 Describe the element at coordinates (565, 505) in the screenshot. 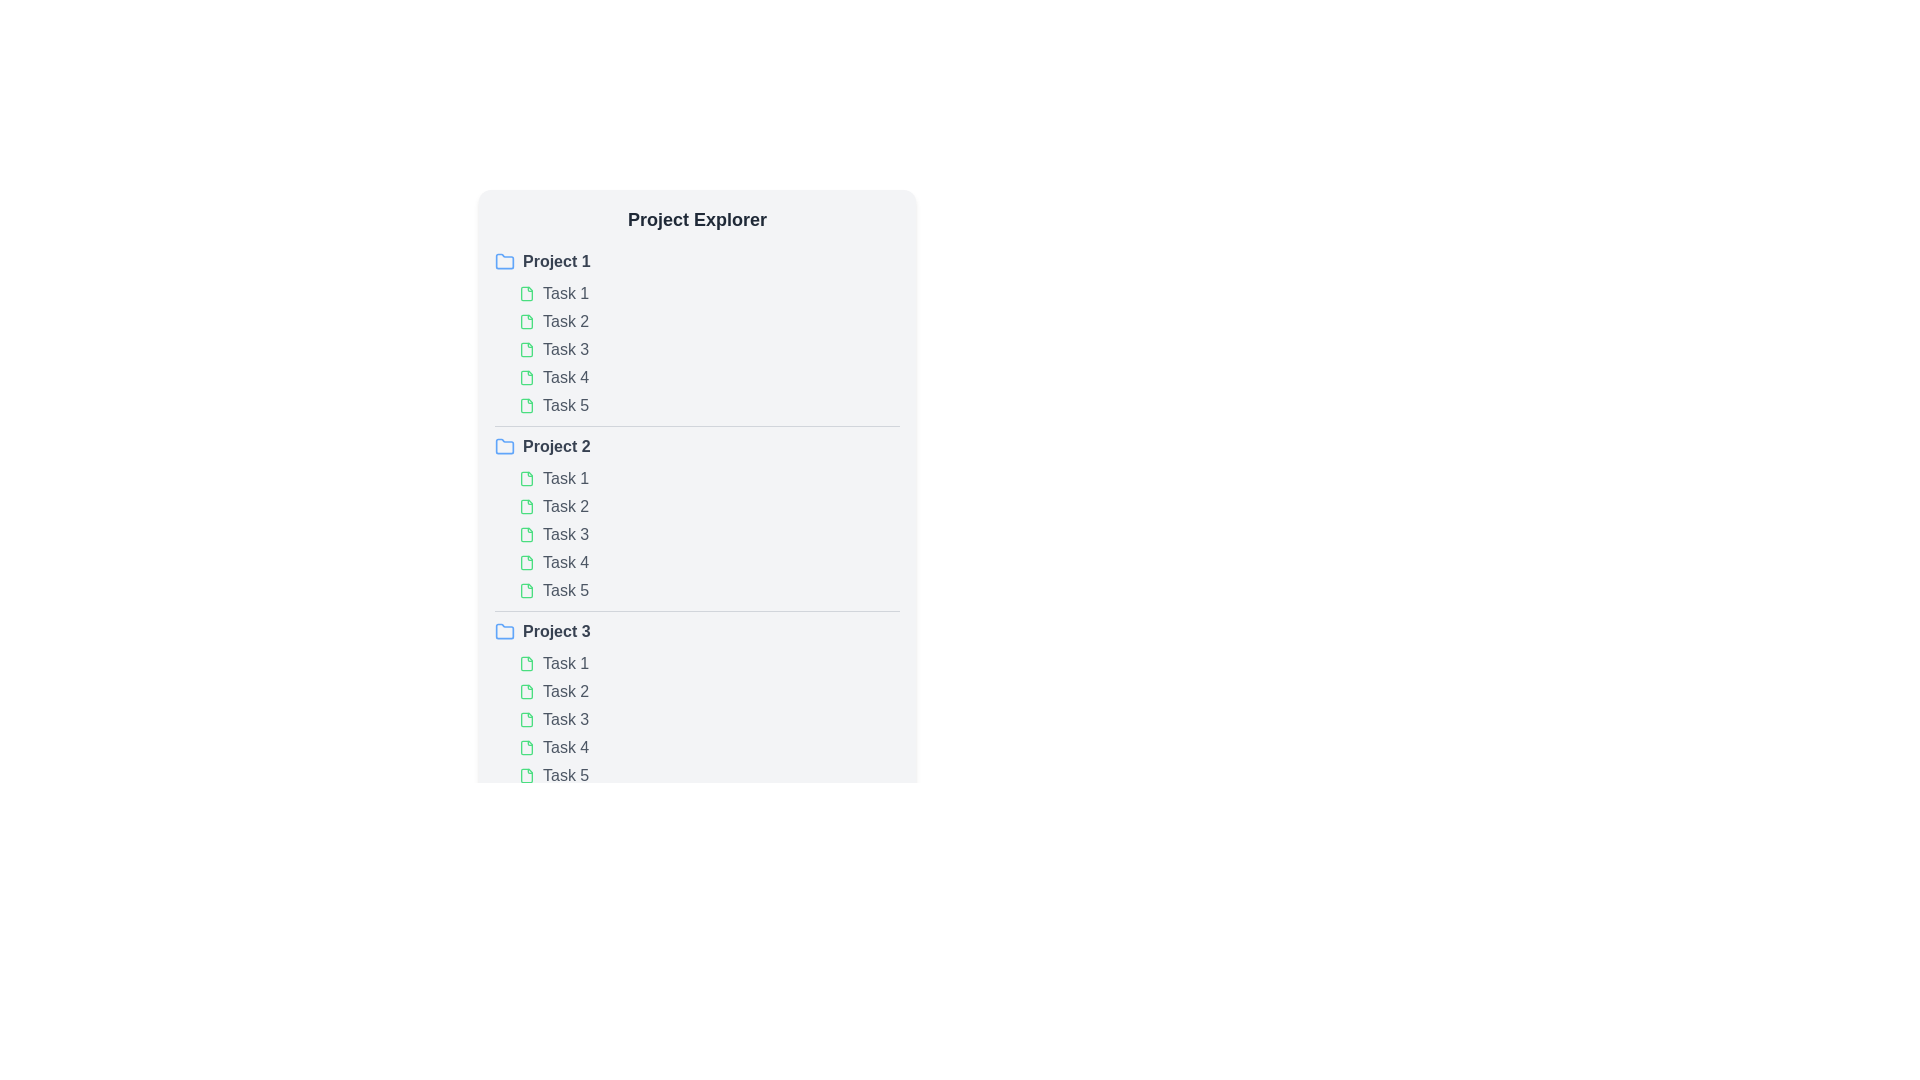

I see `the text label displaying 'Task 2' which changes color to green on hover` at that location.